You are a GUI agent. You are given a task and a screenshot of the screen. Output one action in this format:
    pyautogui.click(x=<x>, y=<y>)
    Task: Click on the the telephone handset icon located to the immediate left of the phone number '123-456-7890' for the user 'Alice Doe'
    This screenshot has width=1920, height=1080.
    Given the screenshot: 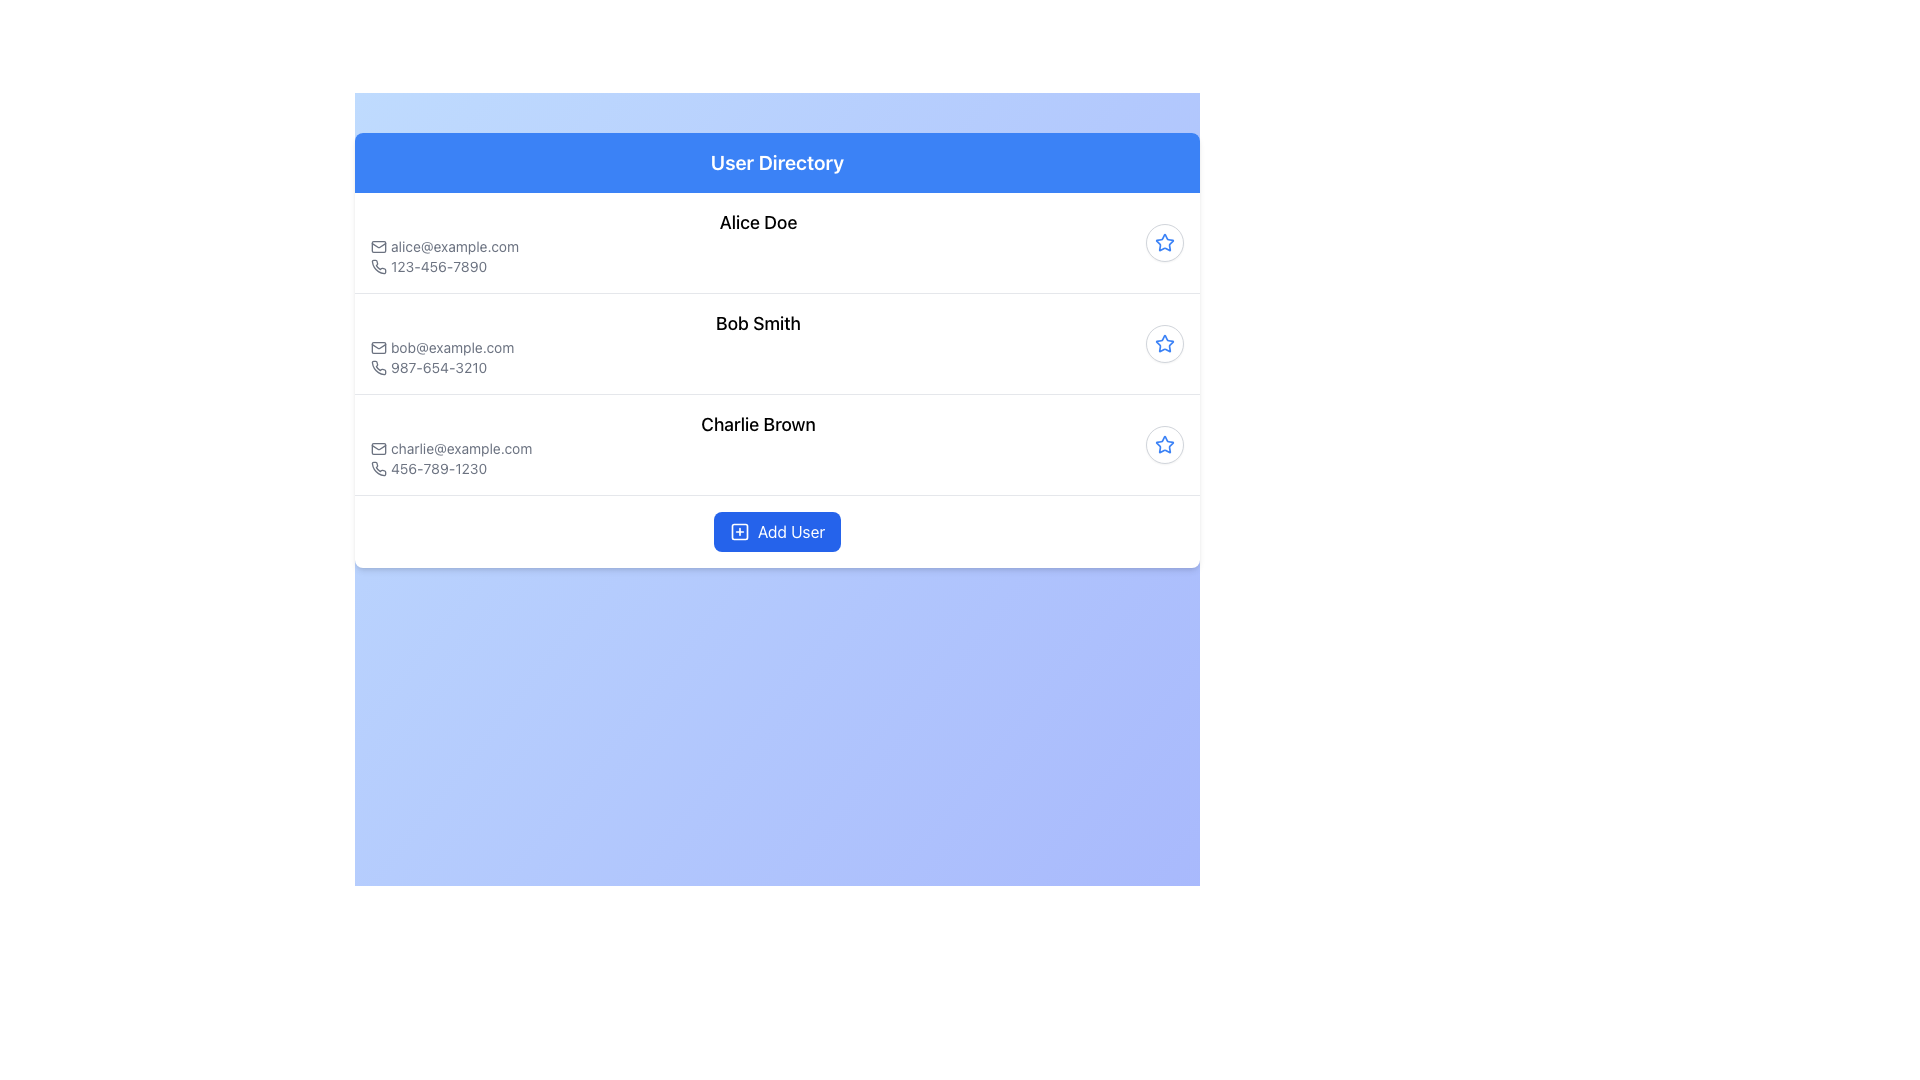 What is the action you would take?
    pyautogui.click(x=379, y=265)
    